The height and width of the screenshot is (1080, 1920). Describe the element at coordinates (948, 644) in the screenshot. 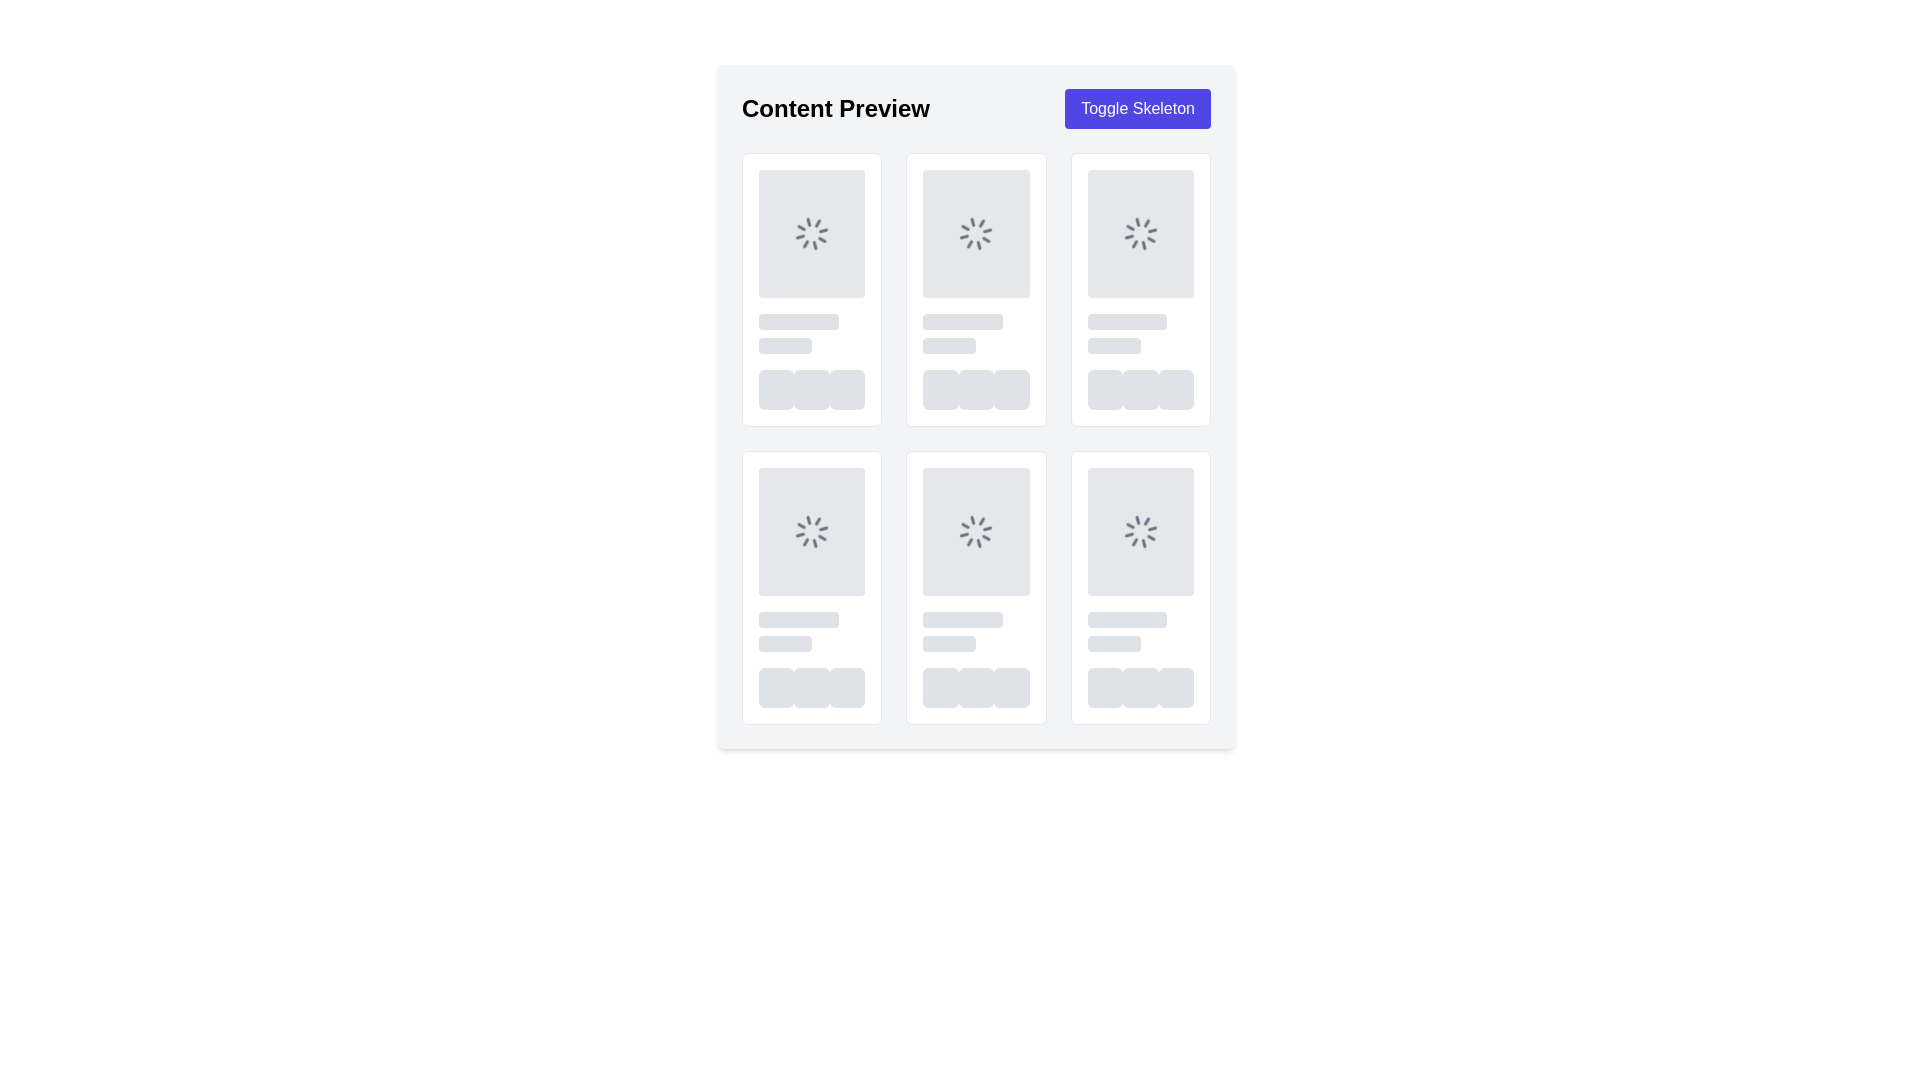

I see `the second skeleton loading bar element, which is styled with a gray background and has rounded corners, positioned in the center column of the second row, just below the spinner icon` at that location.